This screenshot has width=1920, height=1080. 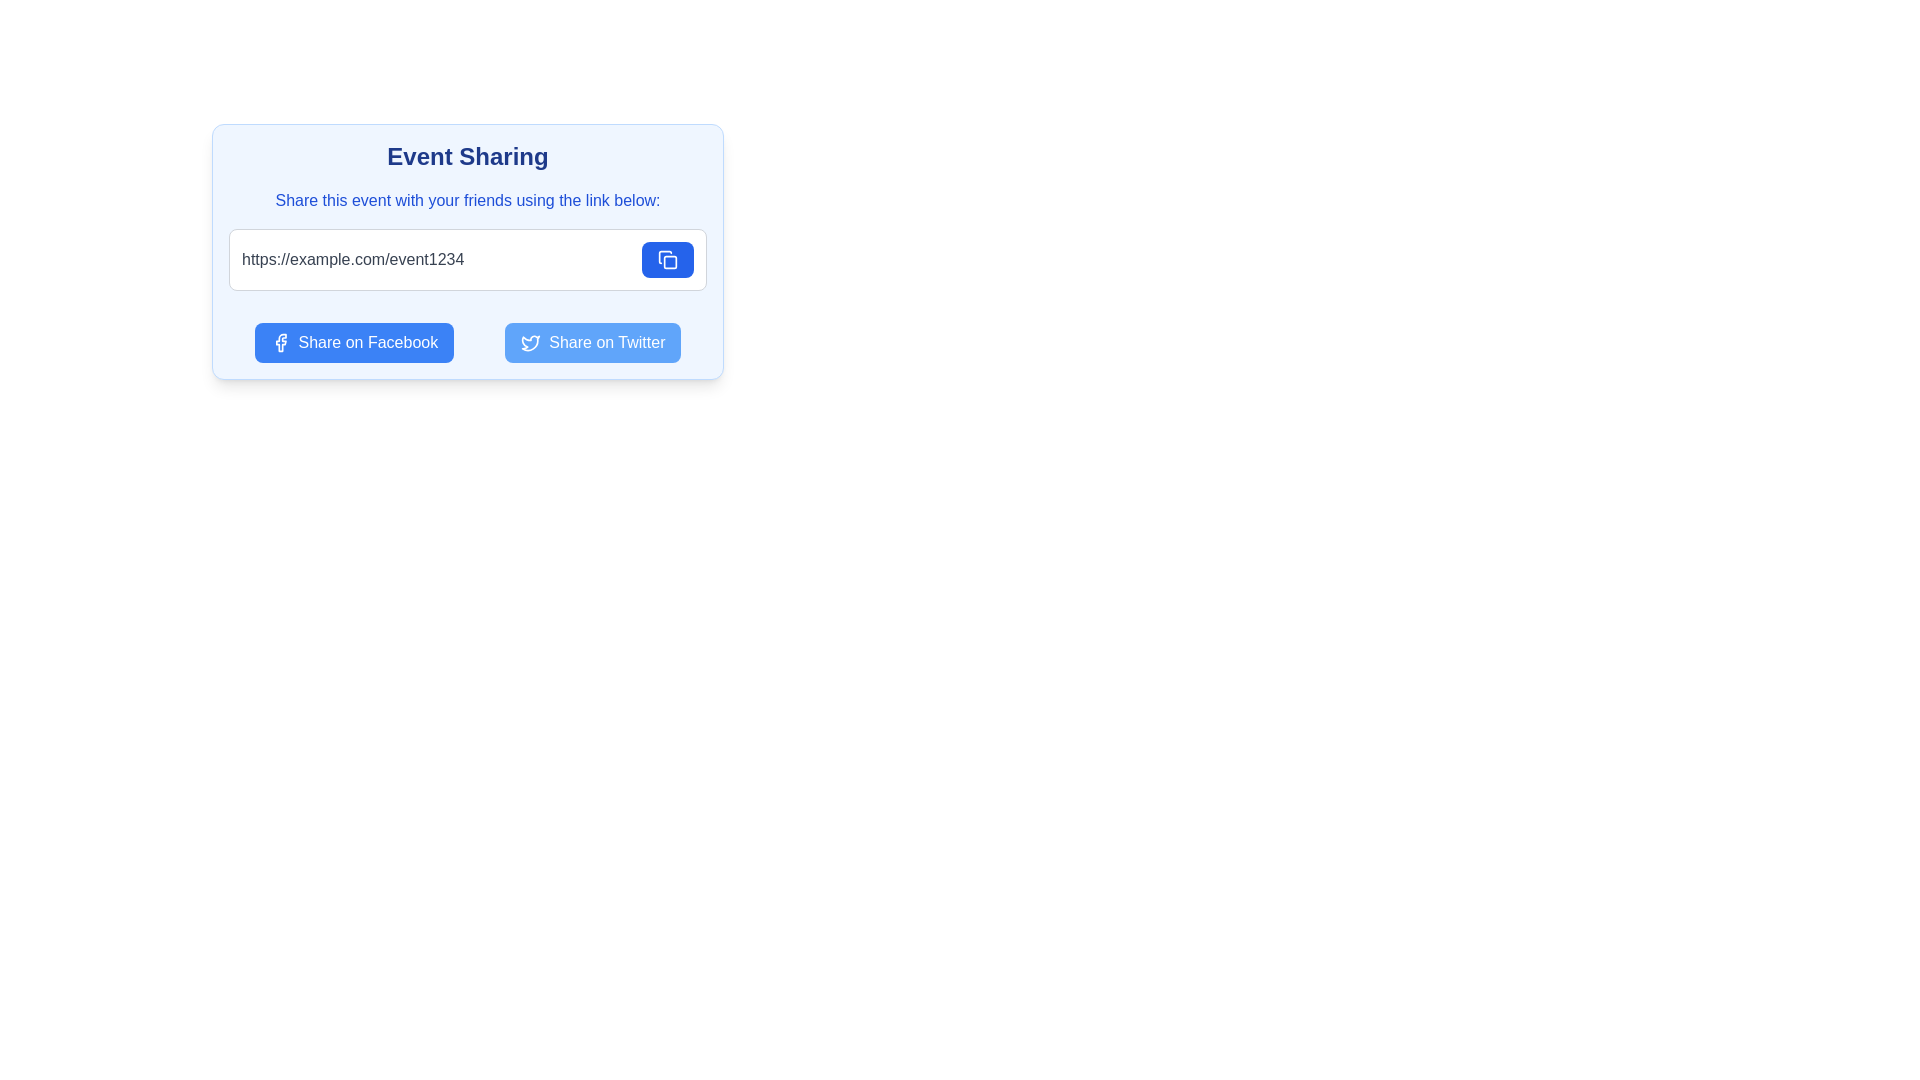 I want to click on the 'Share on Twitter' button which has a blue background and white text, so click(x=592, y=342).